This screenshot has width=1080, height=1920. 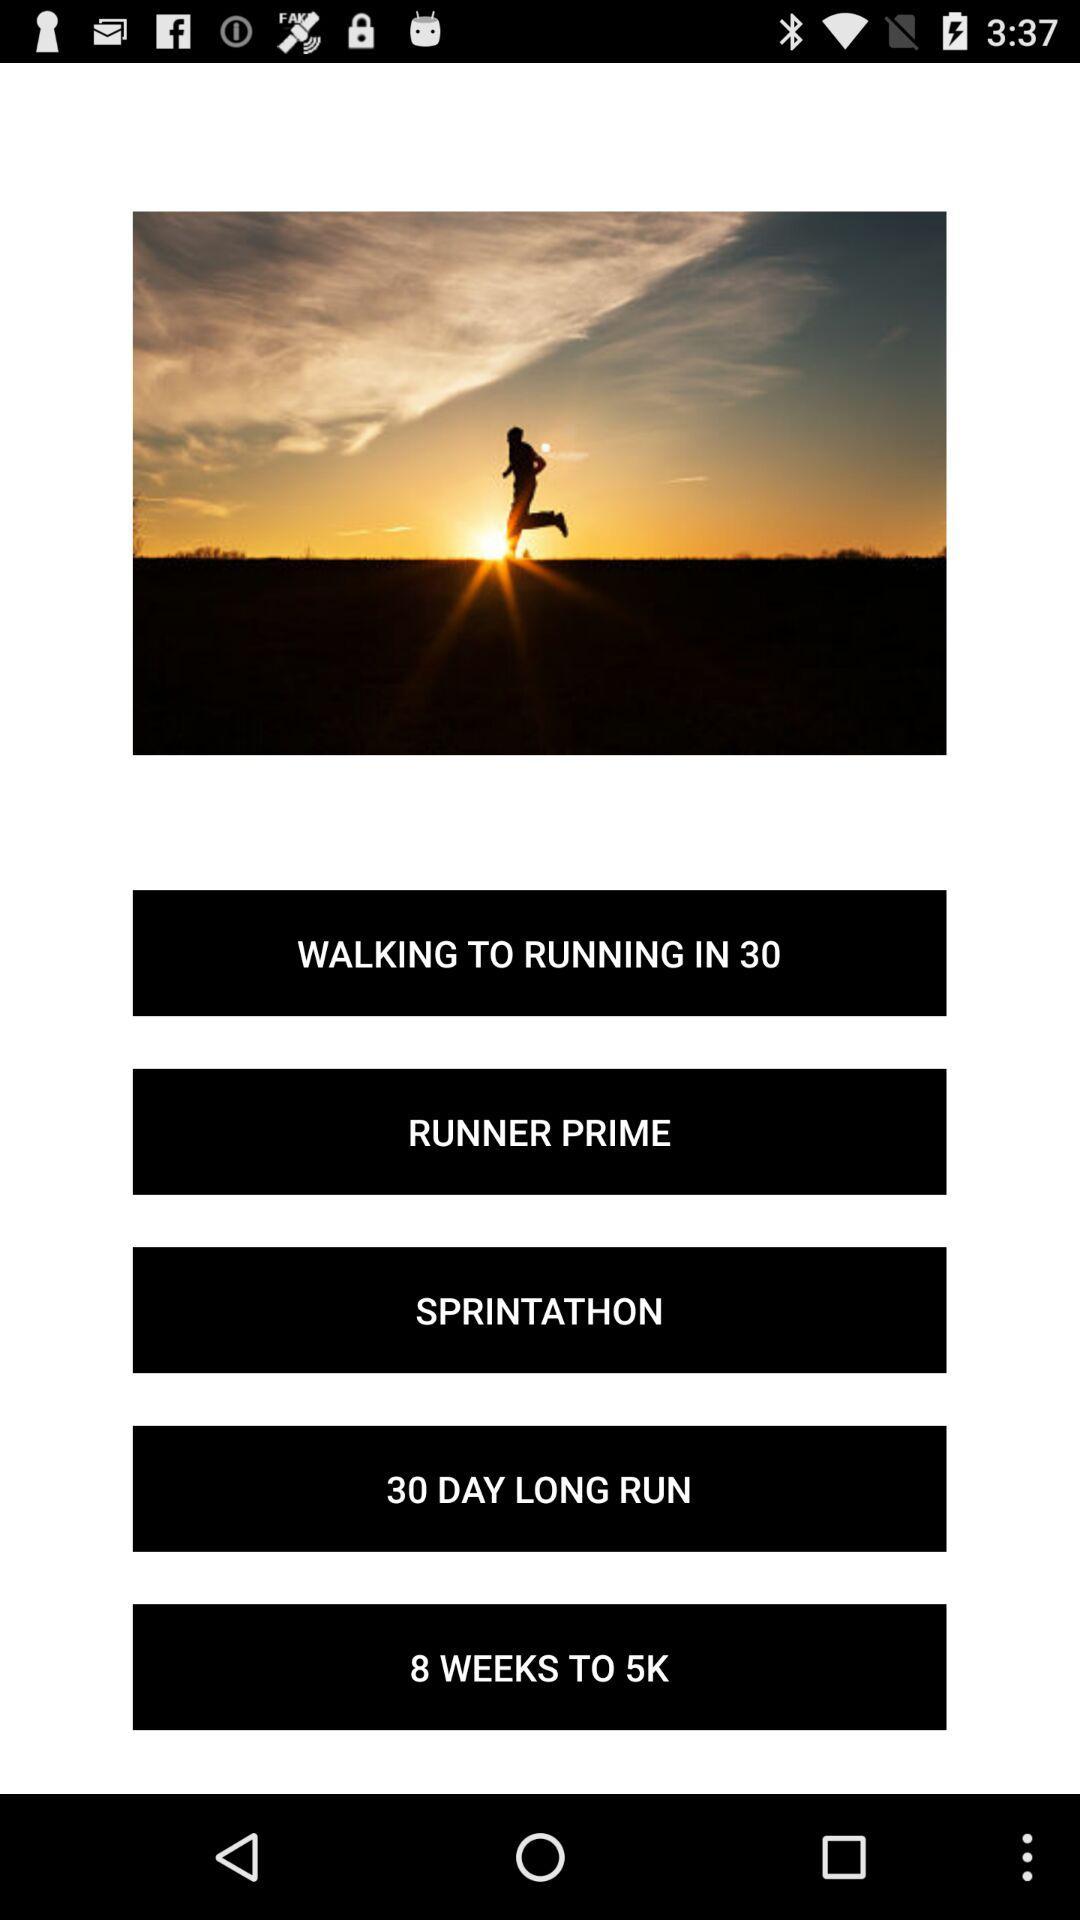 I want to click on button below the 30 day long item, so click(x=538, y=1667).